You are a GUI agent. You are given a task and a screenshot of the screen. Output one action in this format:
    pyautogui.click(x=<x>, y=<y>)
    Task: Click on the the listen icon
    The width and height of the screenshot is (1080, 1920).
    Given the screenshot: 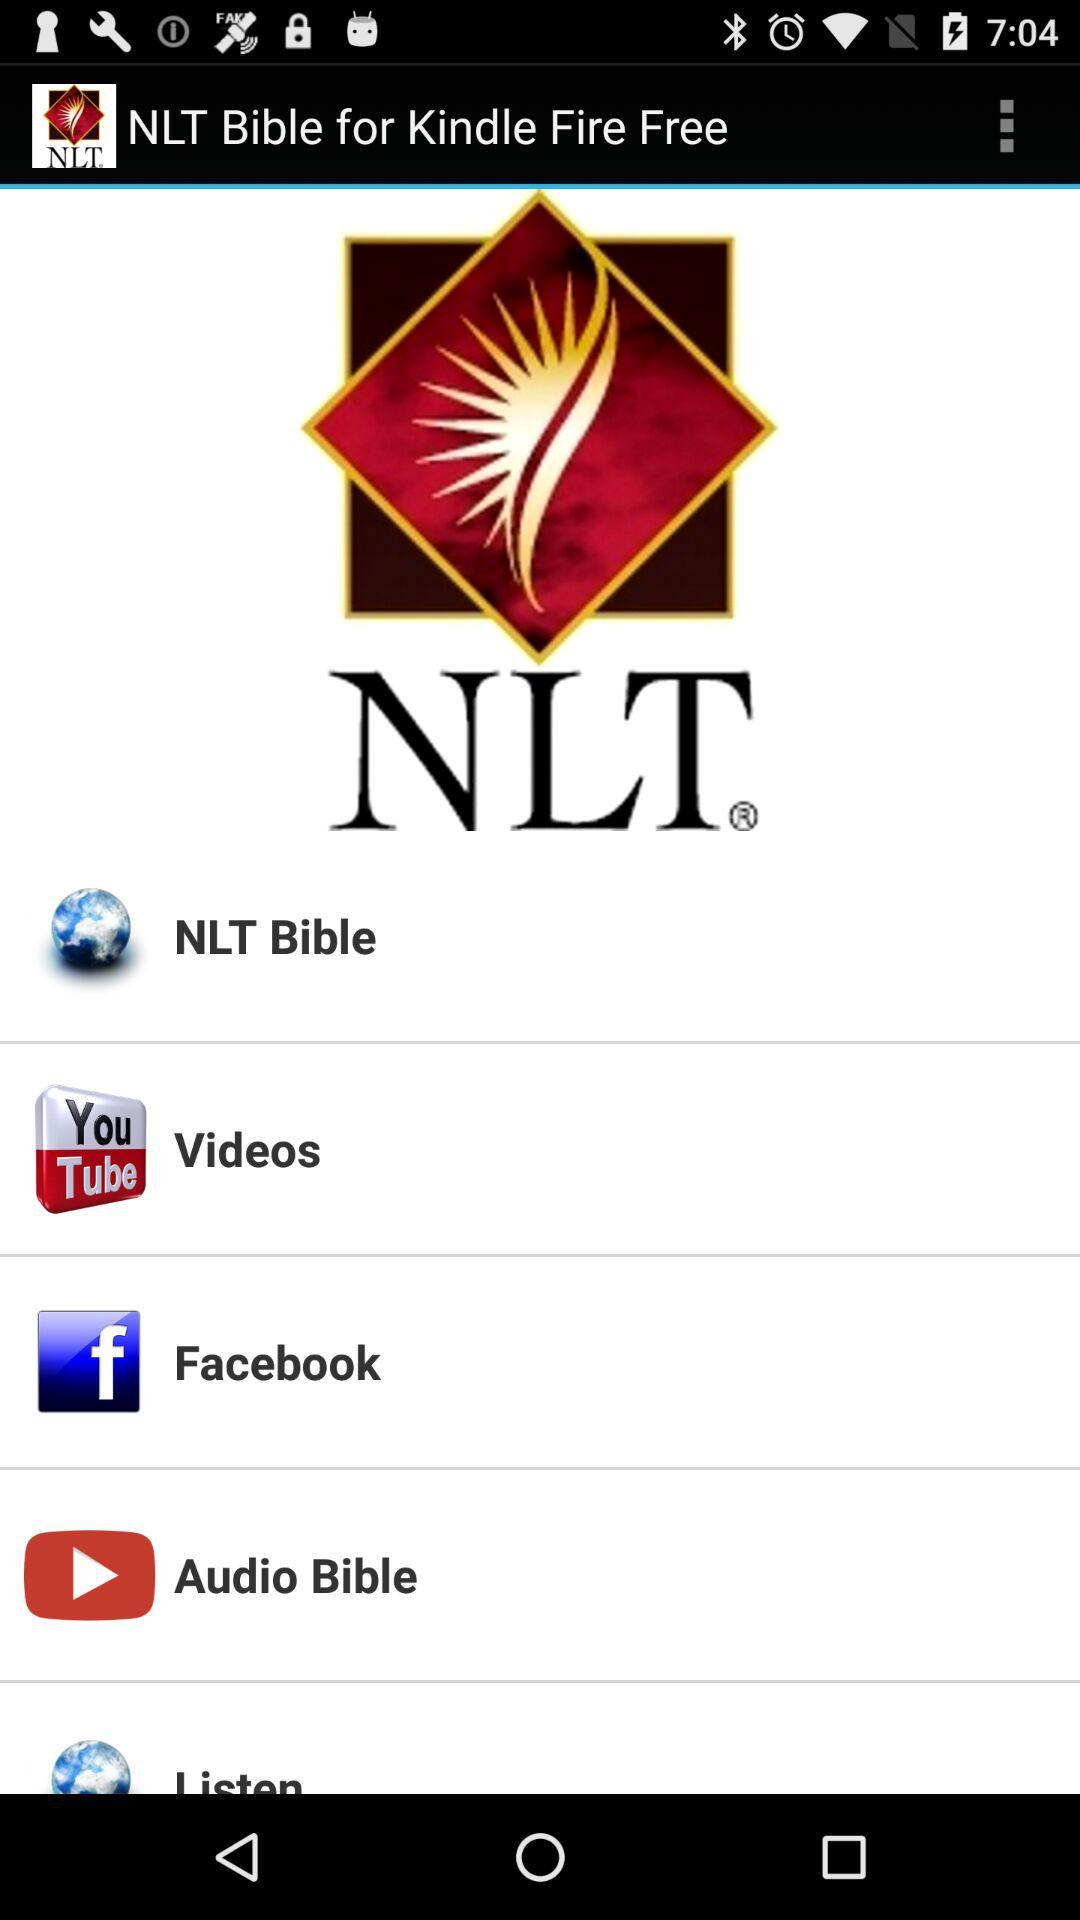 What is the action you would take?
    pyautogui.click(x=613, y=1774)
    